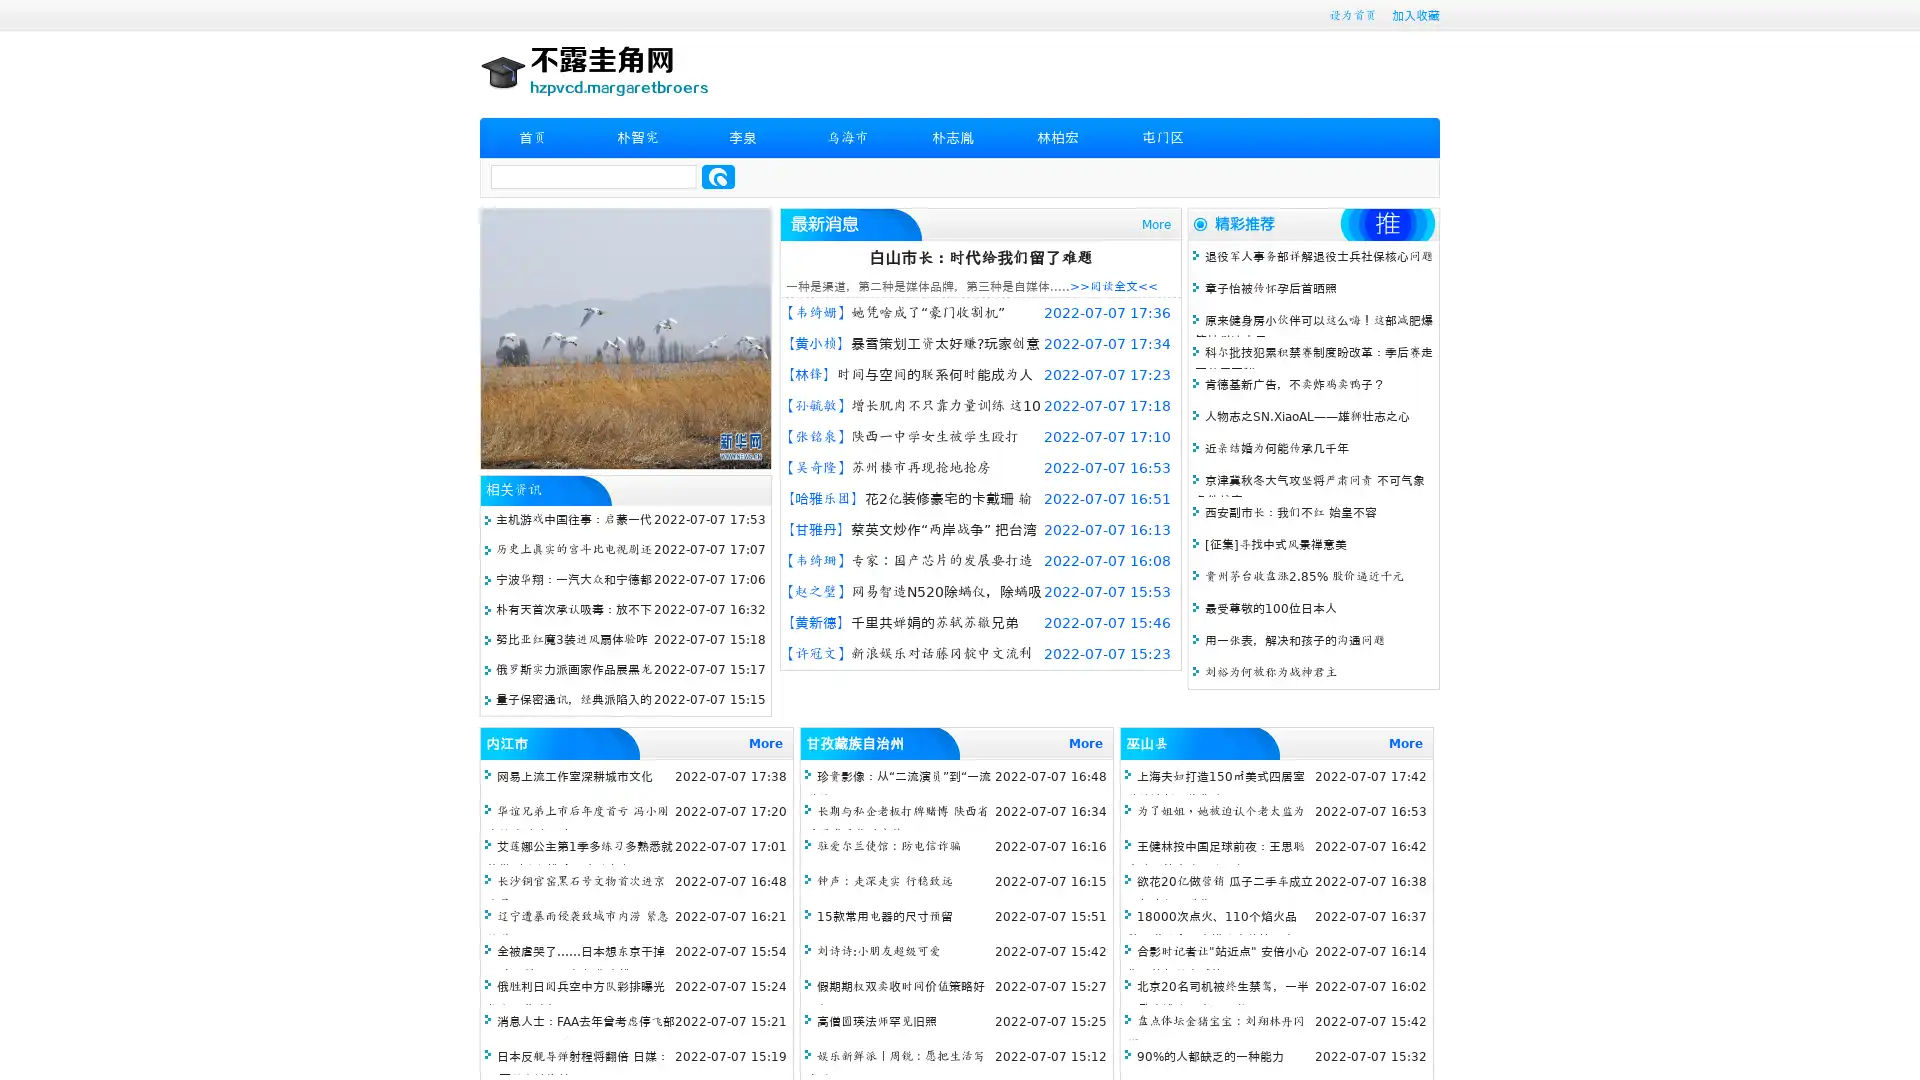  Describe the element at coordinates (718, 176) in the screenshot. I see `Search` at that location.